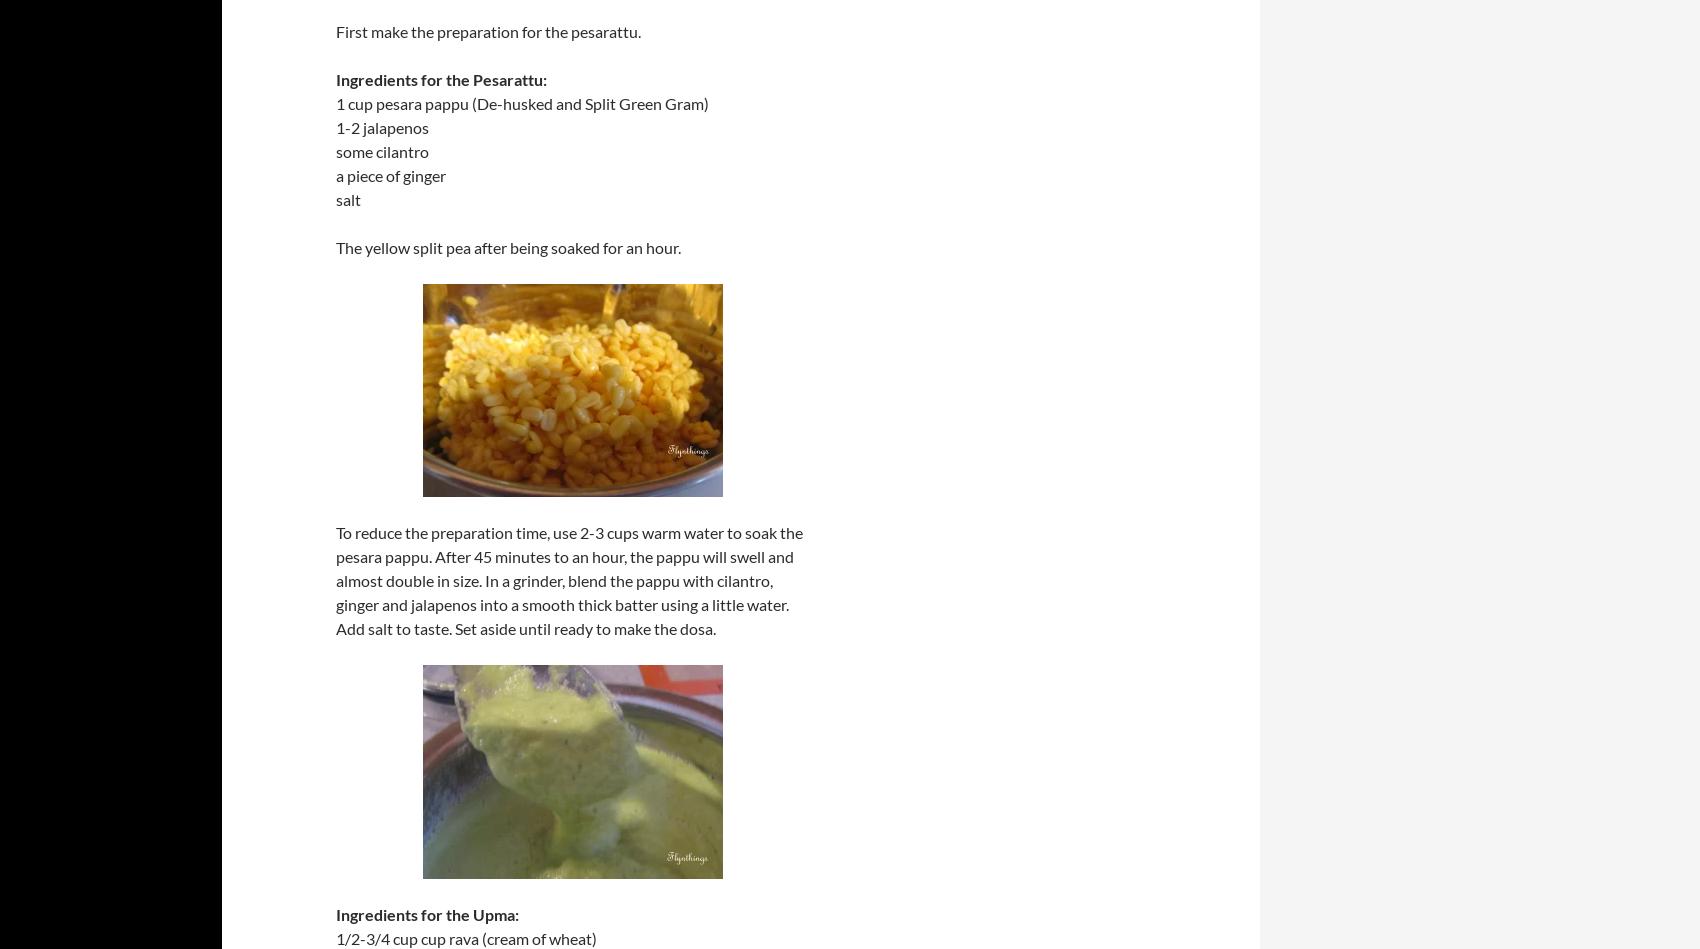 The height and width of the screenshot is (949, 1700). What do you see at coordinates (334, 79) in the screenshot?
I see `'Ingredients for the Pesarattu:'` at bounding box center [334, 79].